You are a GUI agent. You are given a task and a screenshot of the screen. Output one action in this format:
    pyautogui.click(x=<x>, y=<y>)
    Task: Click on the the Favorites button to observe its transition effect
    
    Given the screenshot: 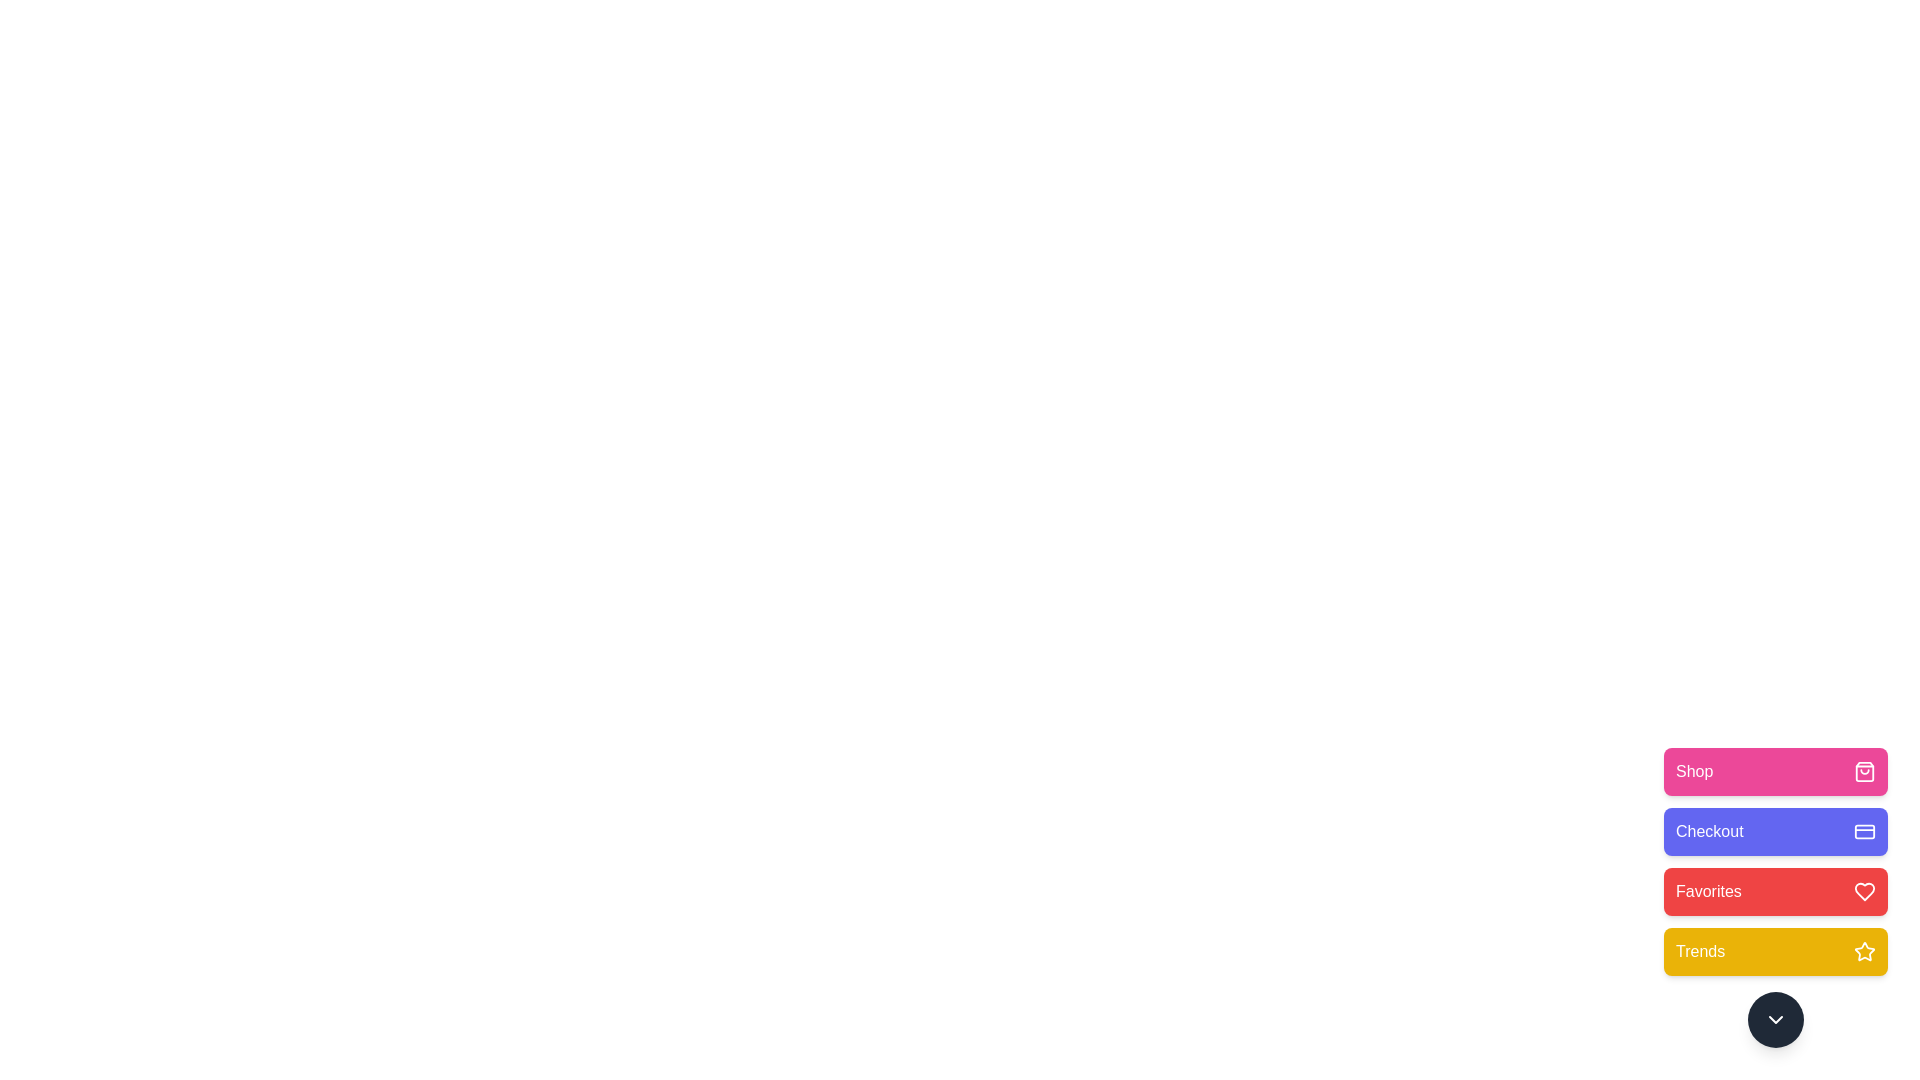 What is the action you would take?
    pyautogui.click(x=1776, y=890)
    